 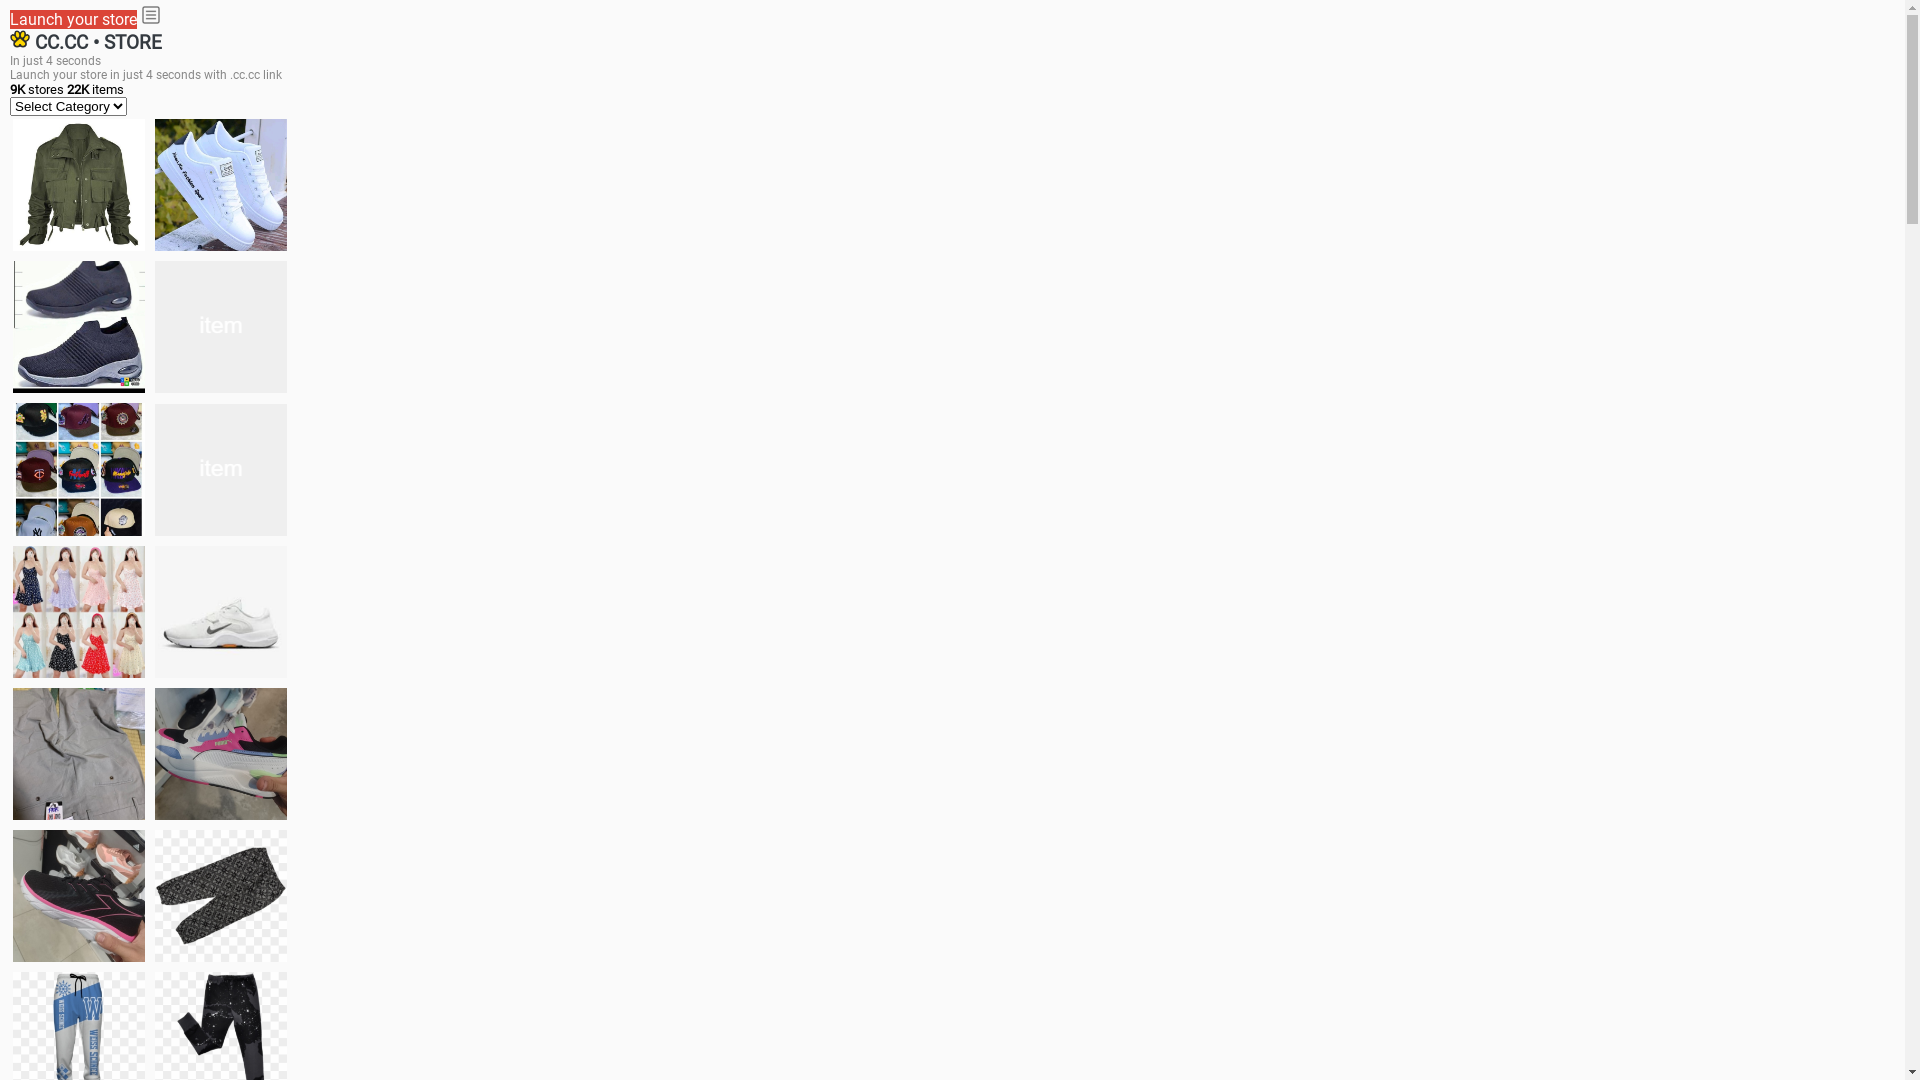 I want to click on 'Zapatillas pumas', so click(x=153, y=753).